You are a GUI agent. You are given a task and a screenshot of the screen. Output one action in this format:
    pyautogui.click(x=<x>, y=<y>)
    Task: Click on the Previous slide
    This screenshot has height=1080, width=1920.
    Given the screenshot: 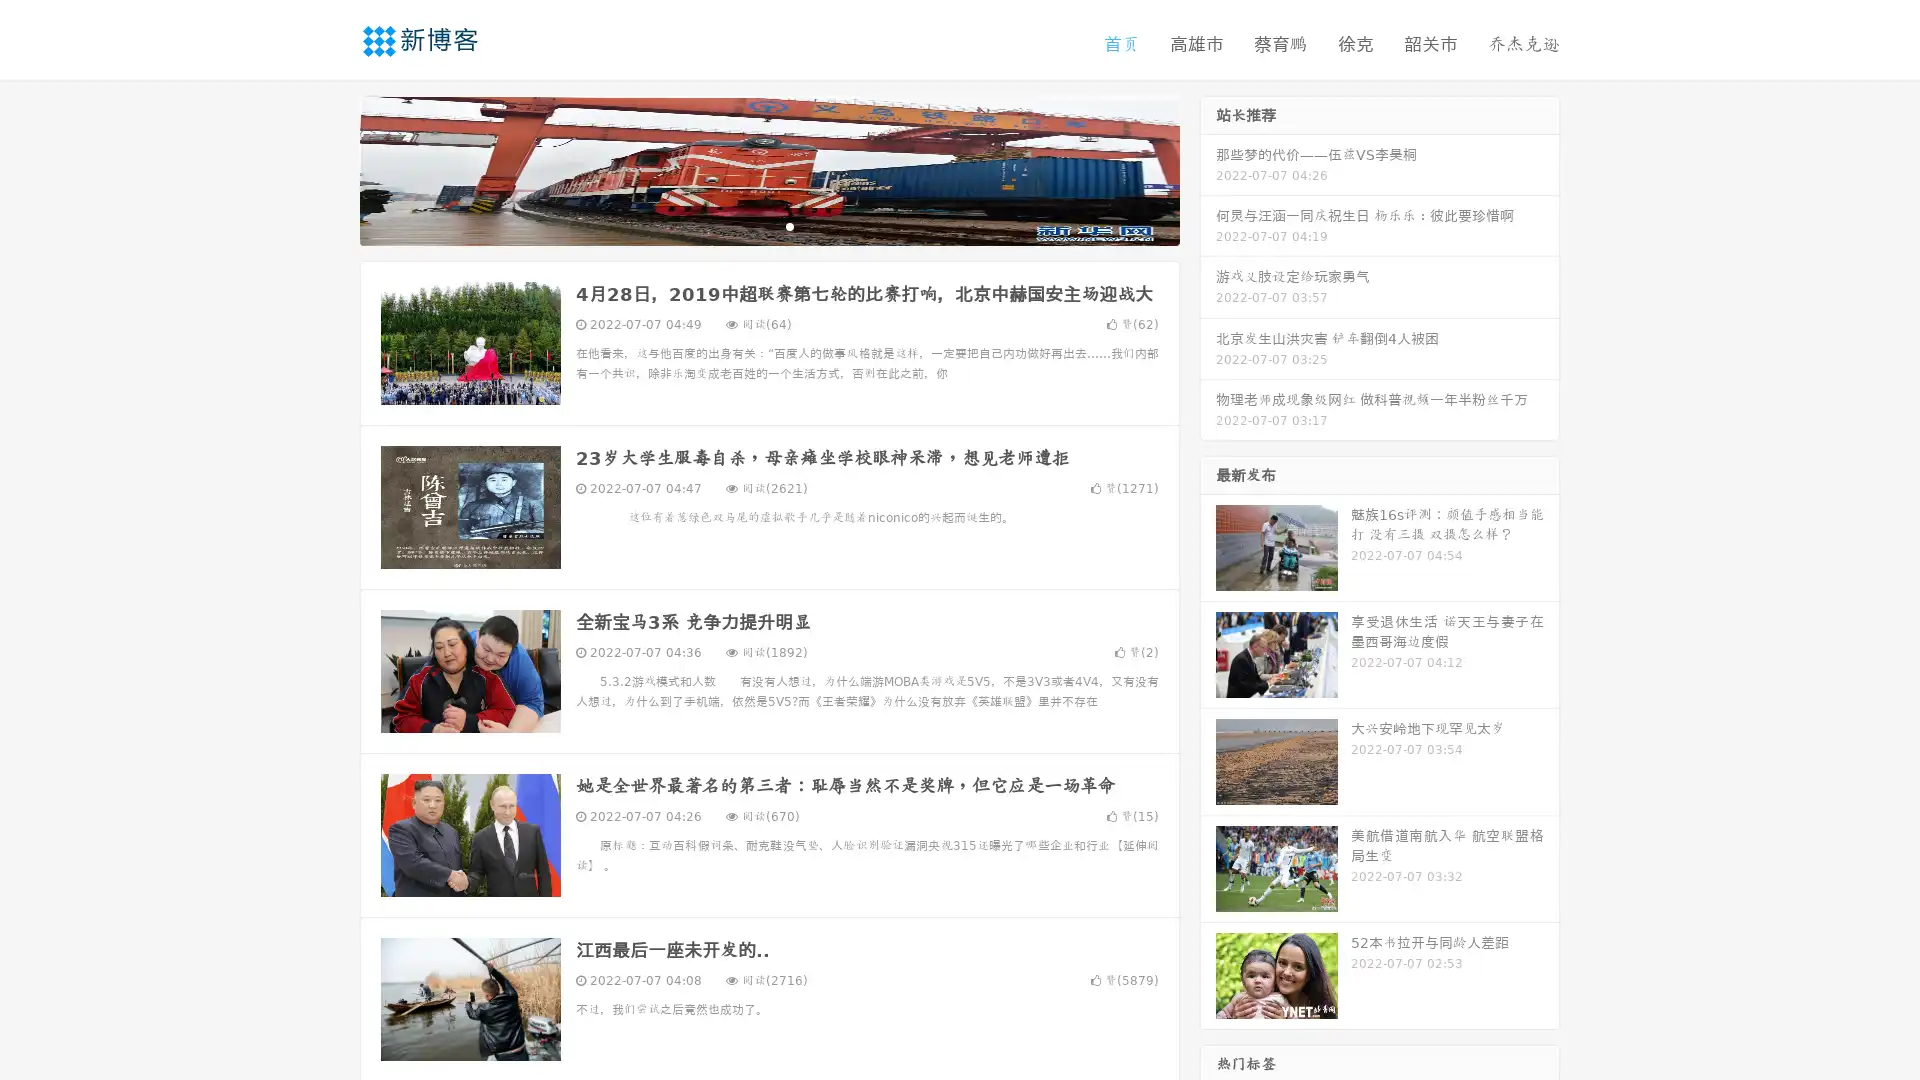 What is the action you would take?
    pyautogui.click(x=330, y=168)
    